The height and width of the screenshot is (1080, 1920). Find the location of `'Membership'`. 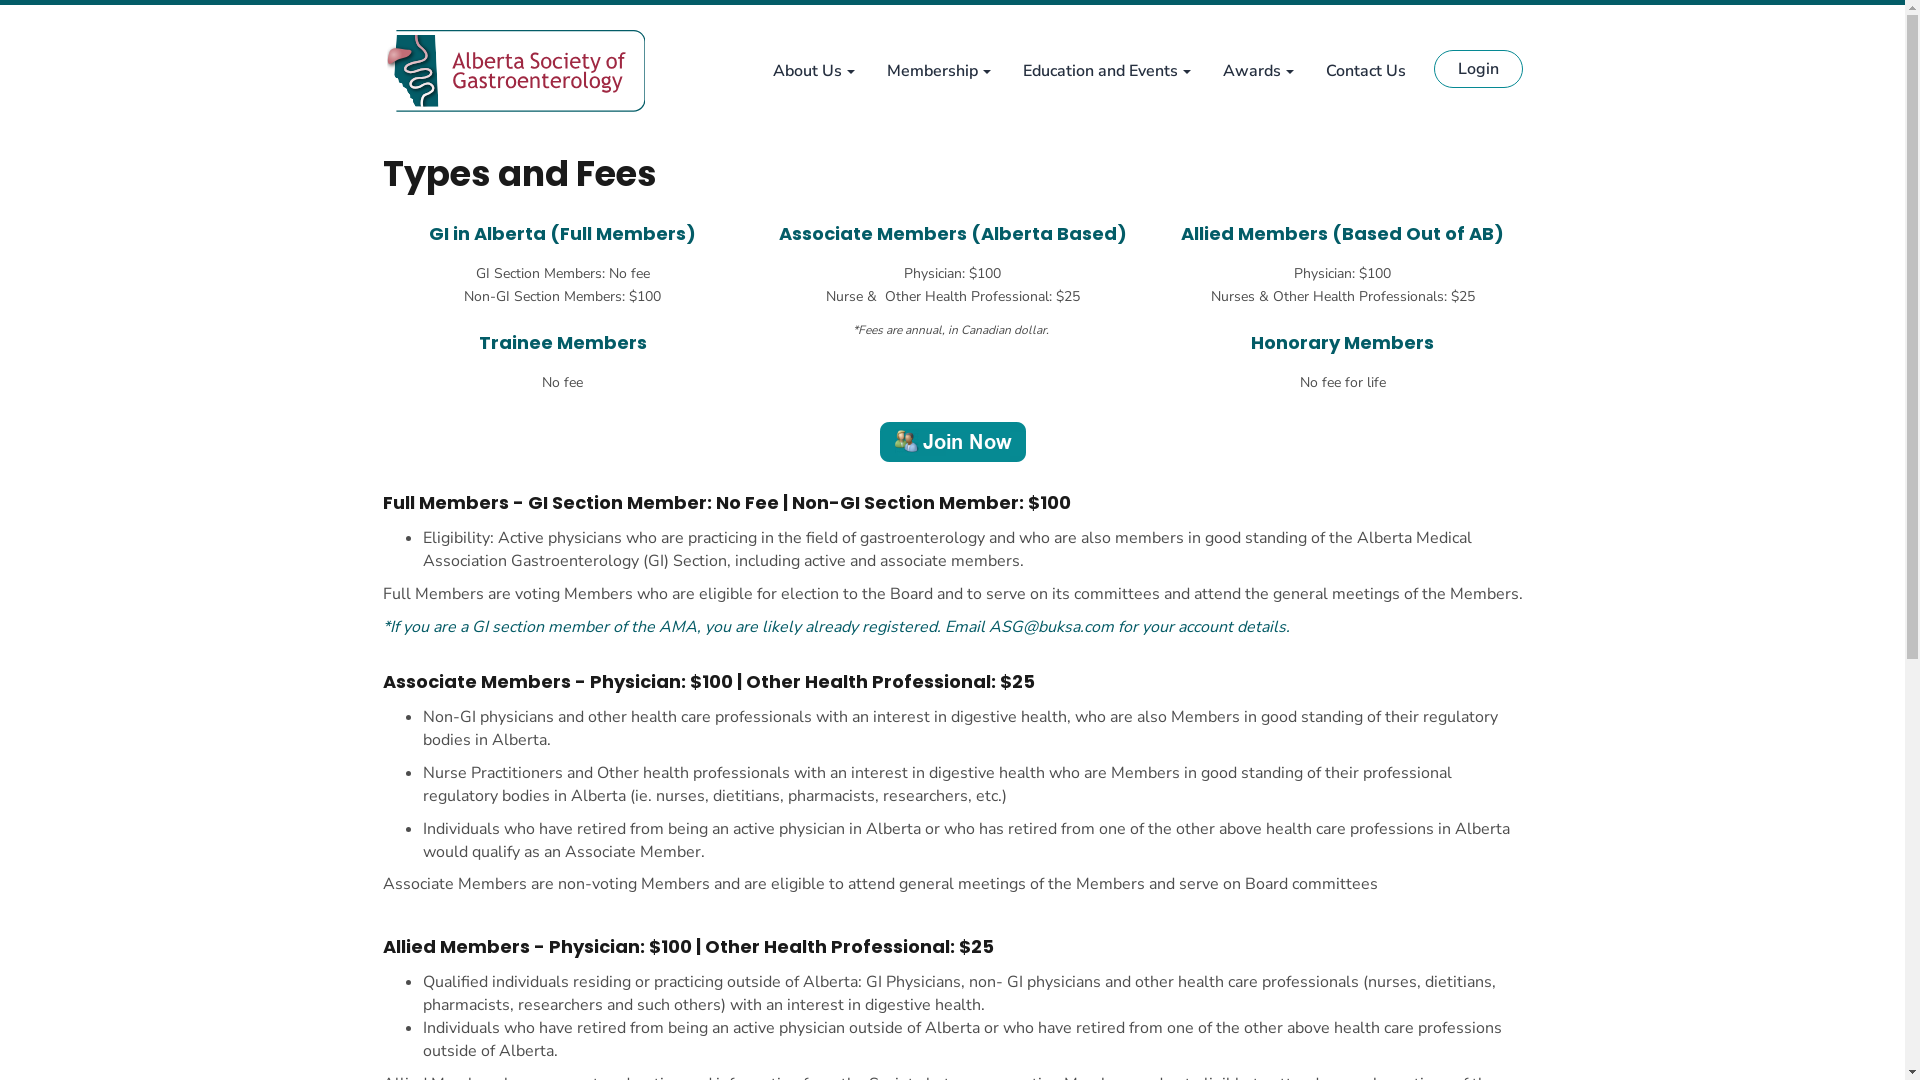

'Membership' is located at coordinates (936, 69).